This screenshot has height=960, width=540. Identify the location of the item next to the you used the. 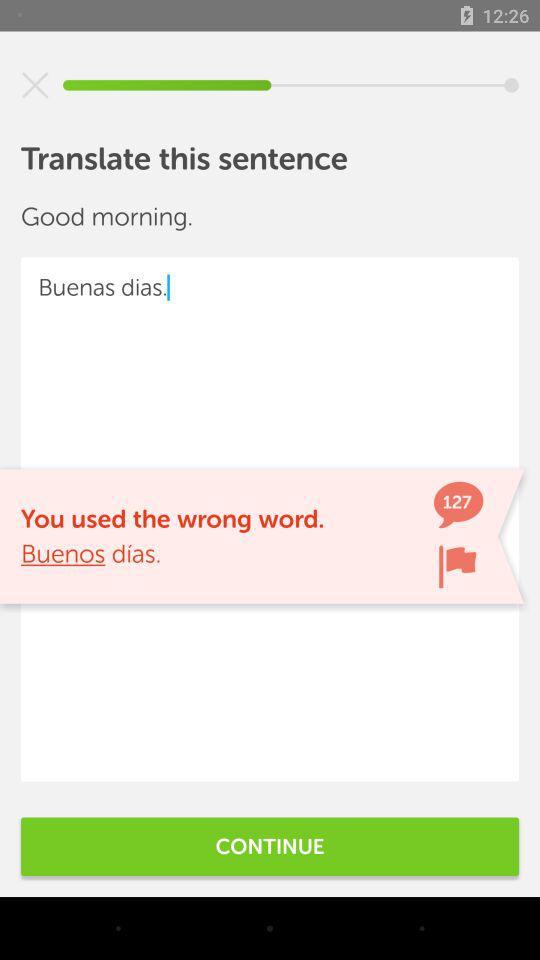
(457, 566).